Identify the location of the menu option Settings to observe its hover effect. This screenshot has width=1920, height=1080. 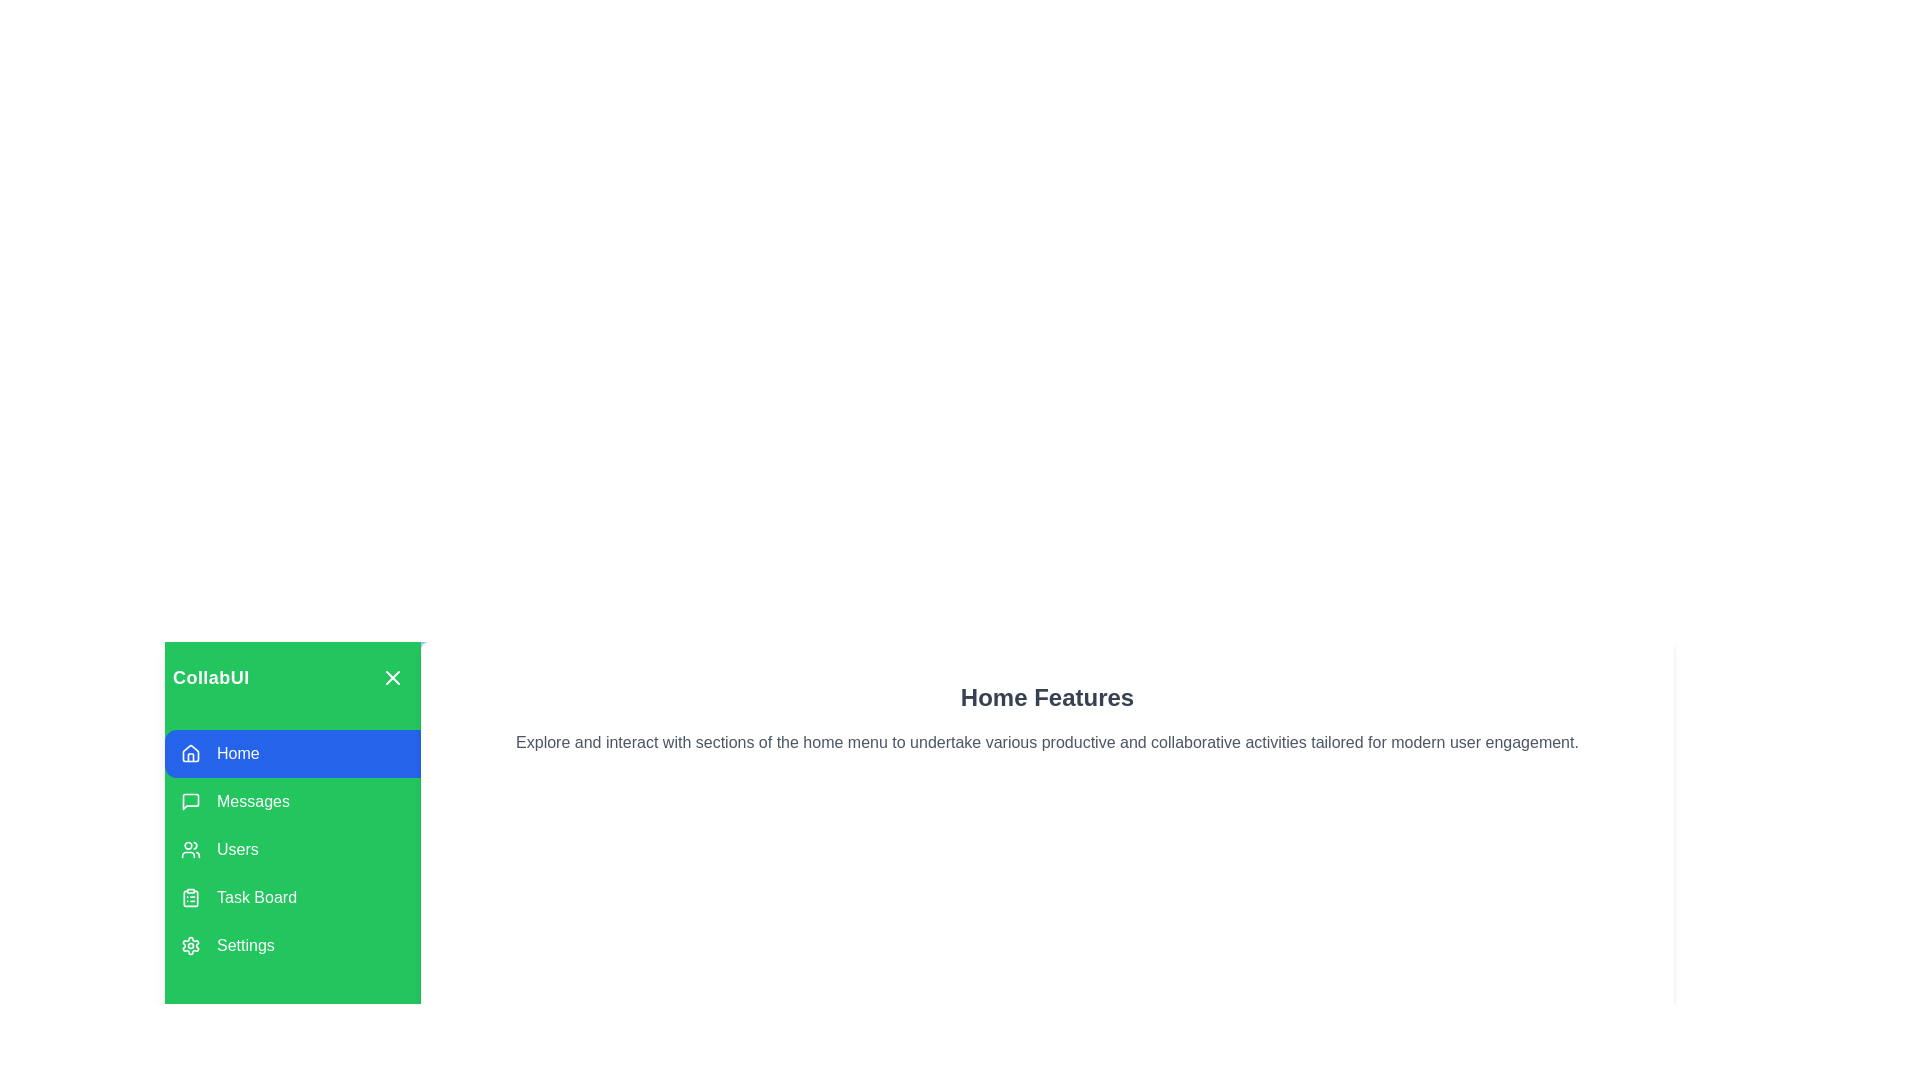
(291, 945).